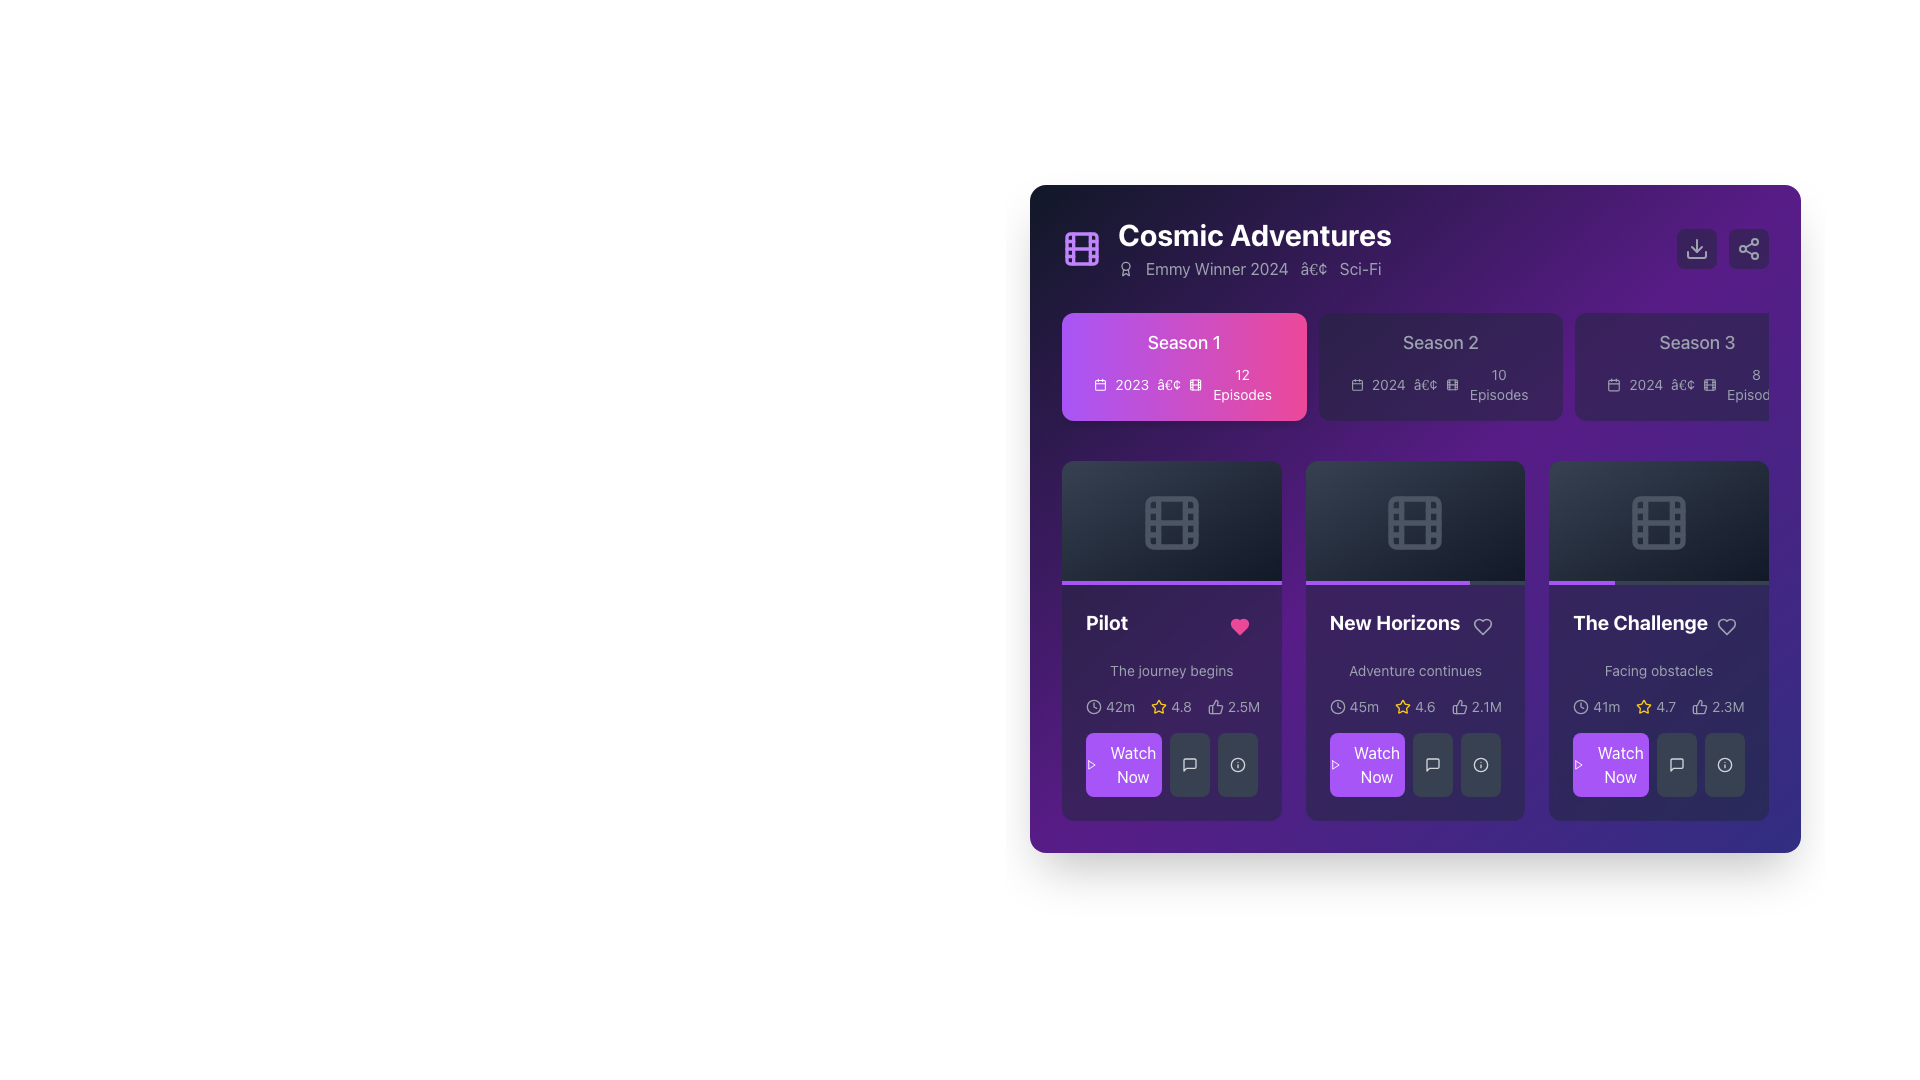  Describe the element at coordinates (1459, 705) in the screenshot. I see `the Thumbs Up SVG Icon in the 'New Horizons' section to like the content` at that location.